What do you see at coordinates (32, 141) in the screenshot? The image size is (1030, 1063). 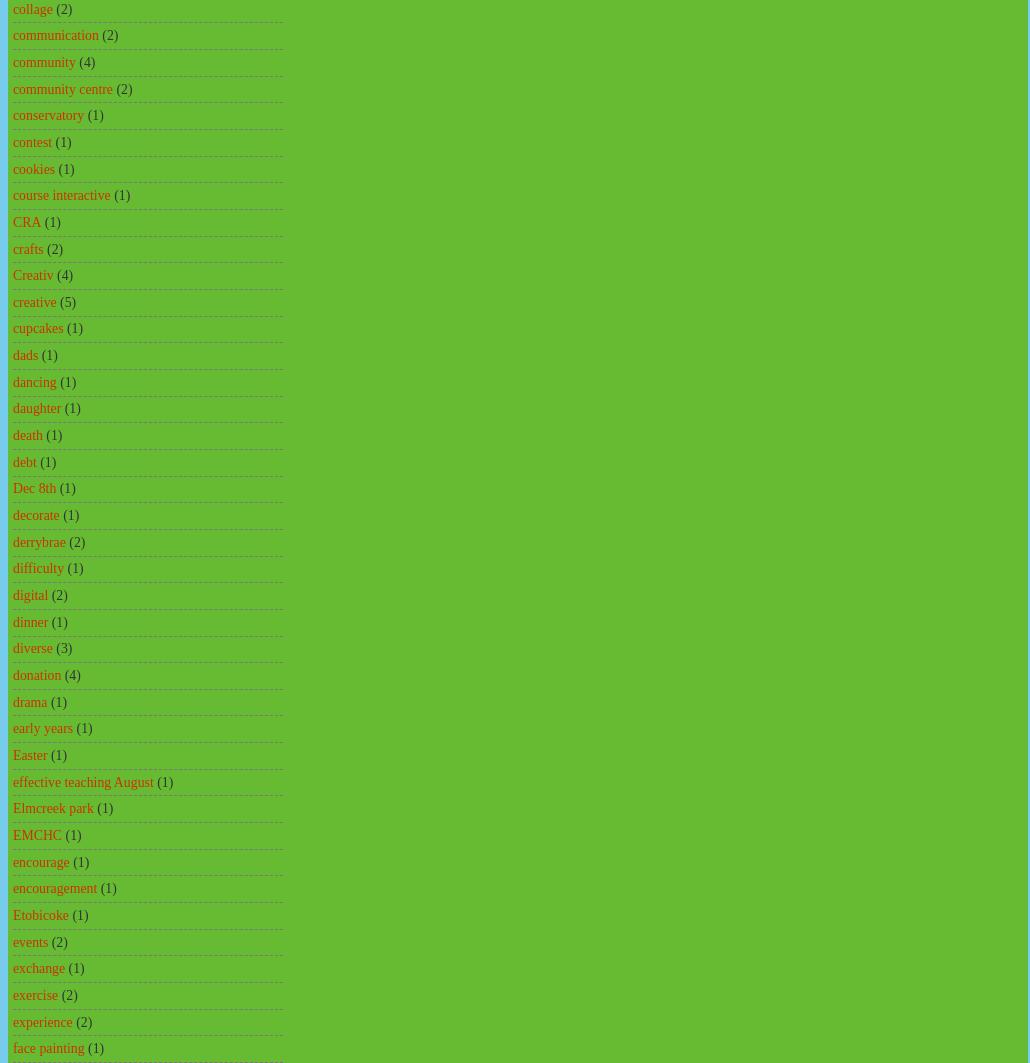 I see `'contest'` at bounding box center [32, 141].